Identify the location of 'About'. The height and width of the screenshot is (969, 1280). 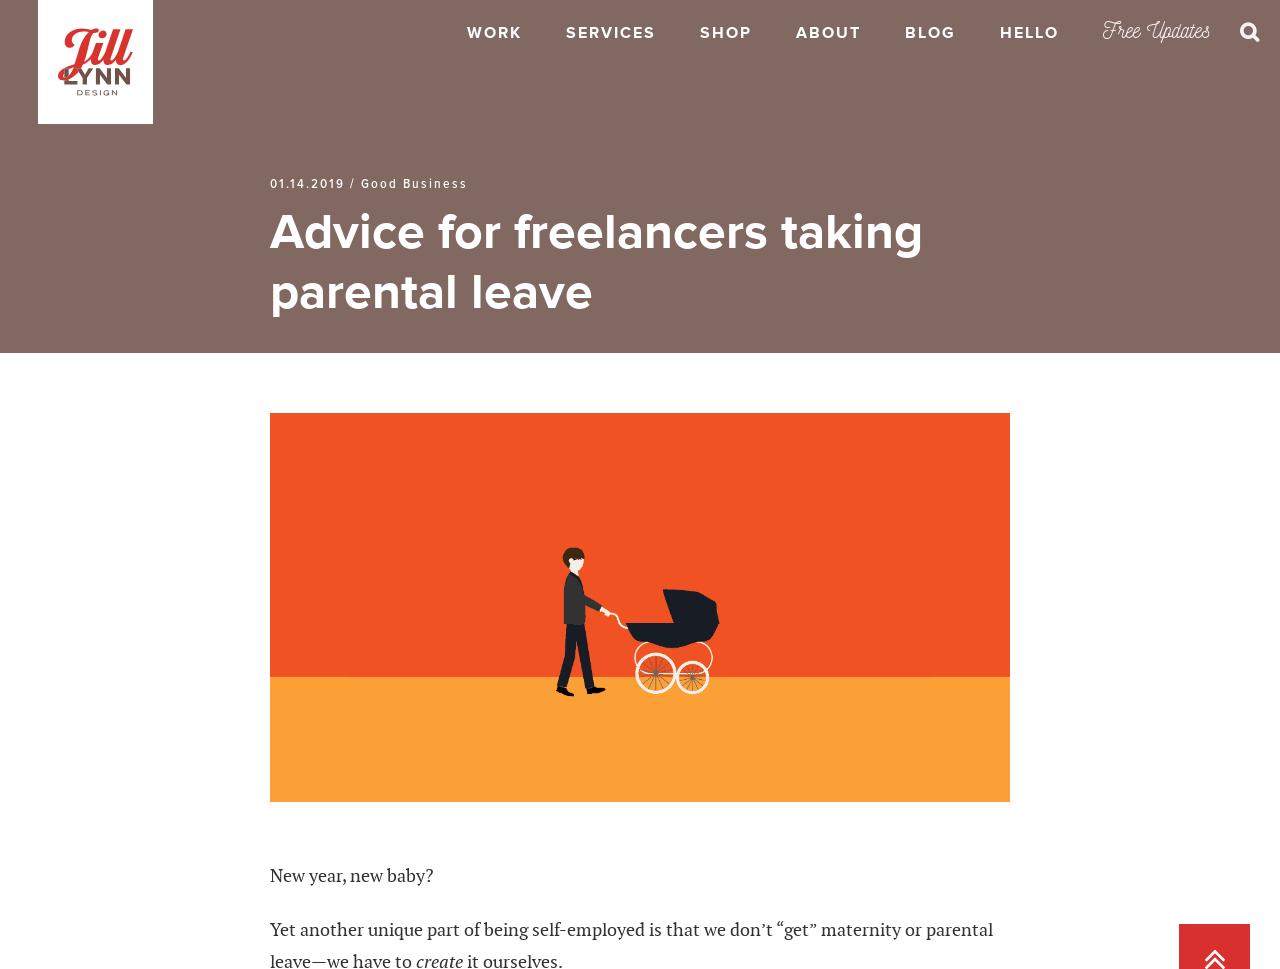
(828, 33).